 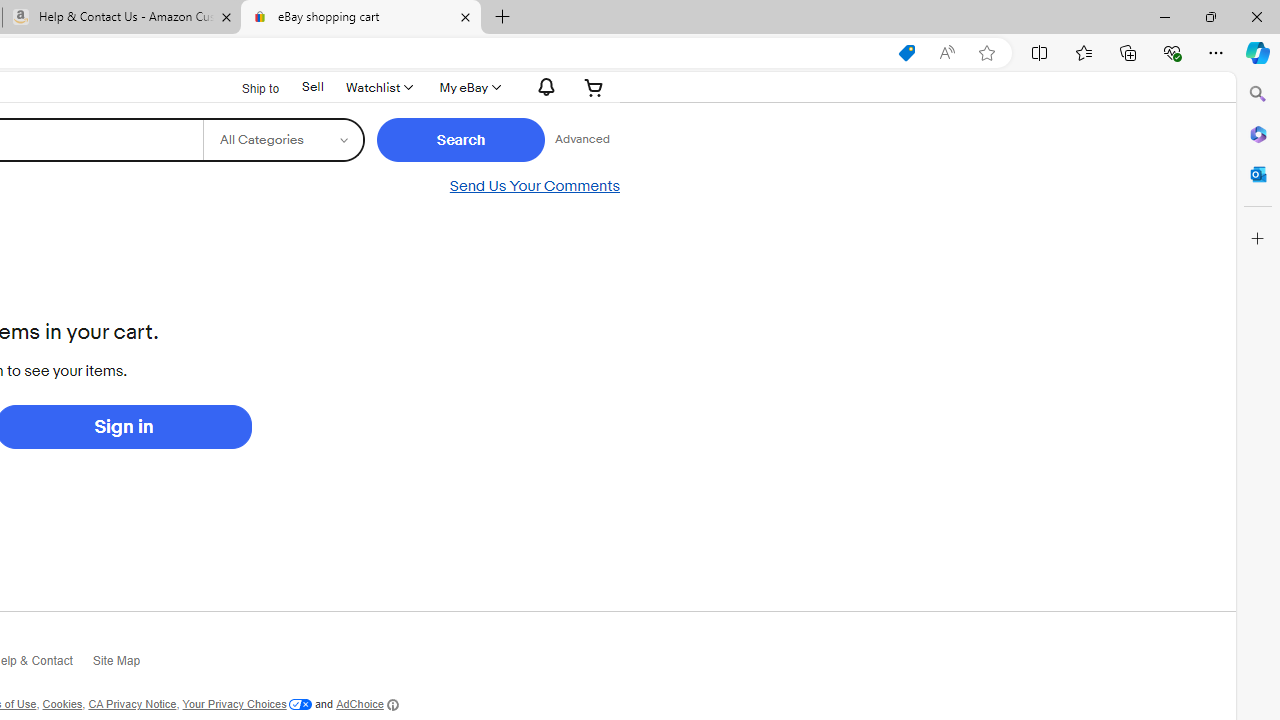 What do you see at coordinates (247, 85) in the screenshot?
I see `'Ship to'` at bounding box center [247, 85].